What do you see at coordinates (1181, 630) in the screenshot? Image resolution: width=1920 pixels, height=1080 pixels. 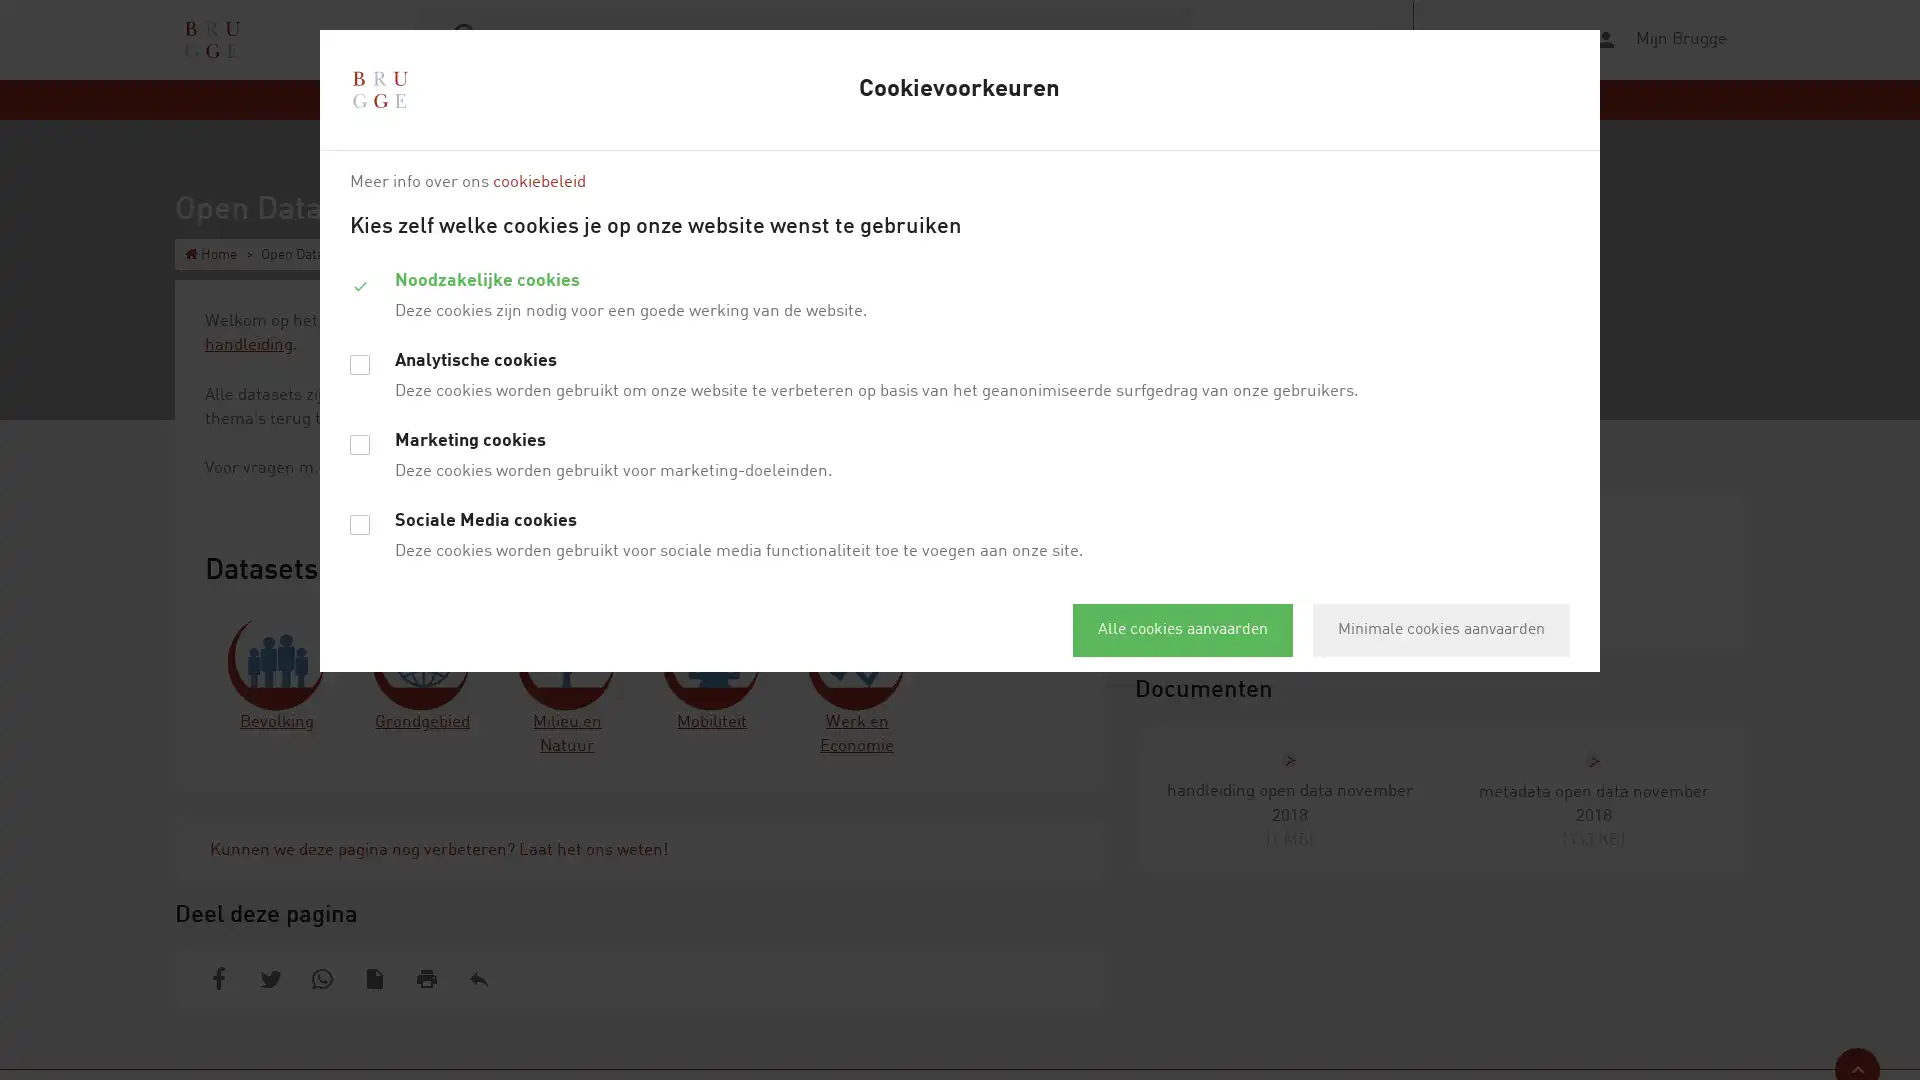 I see `Alle cookies aanvaarden` at bounding box center [1181, 630].